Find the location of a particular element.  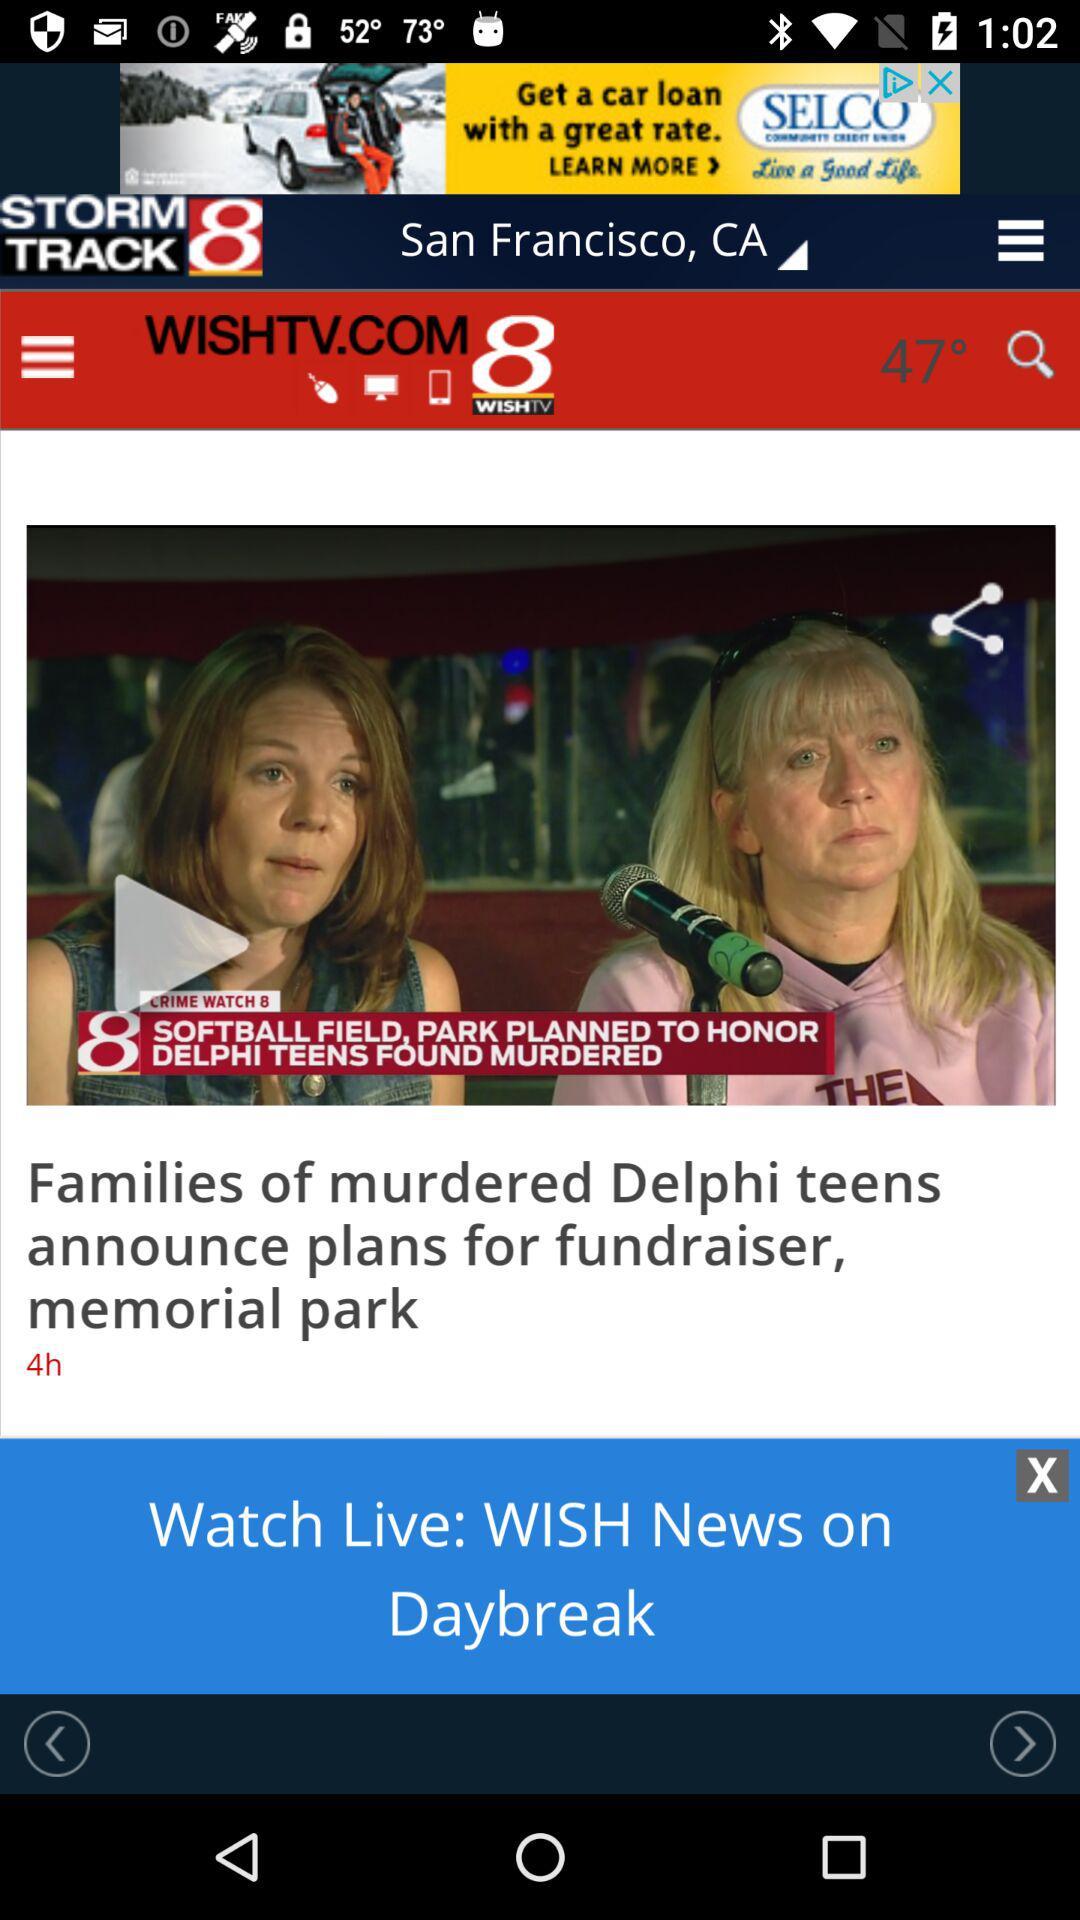

rewind button is located at coordinates (56, 1742).